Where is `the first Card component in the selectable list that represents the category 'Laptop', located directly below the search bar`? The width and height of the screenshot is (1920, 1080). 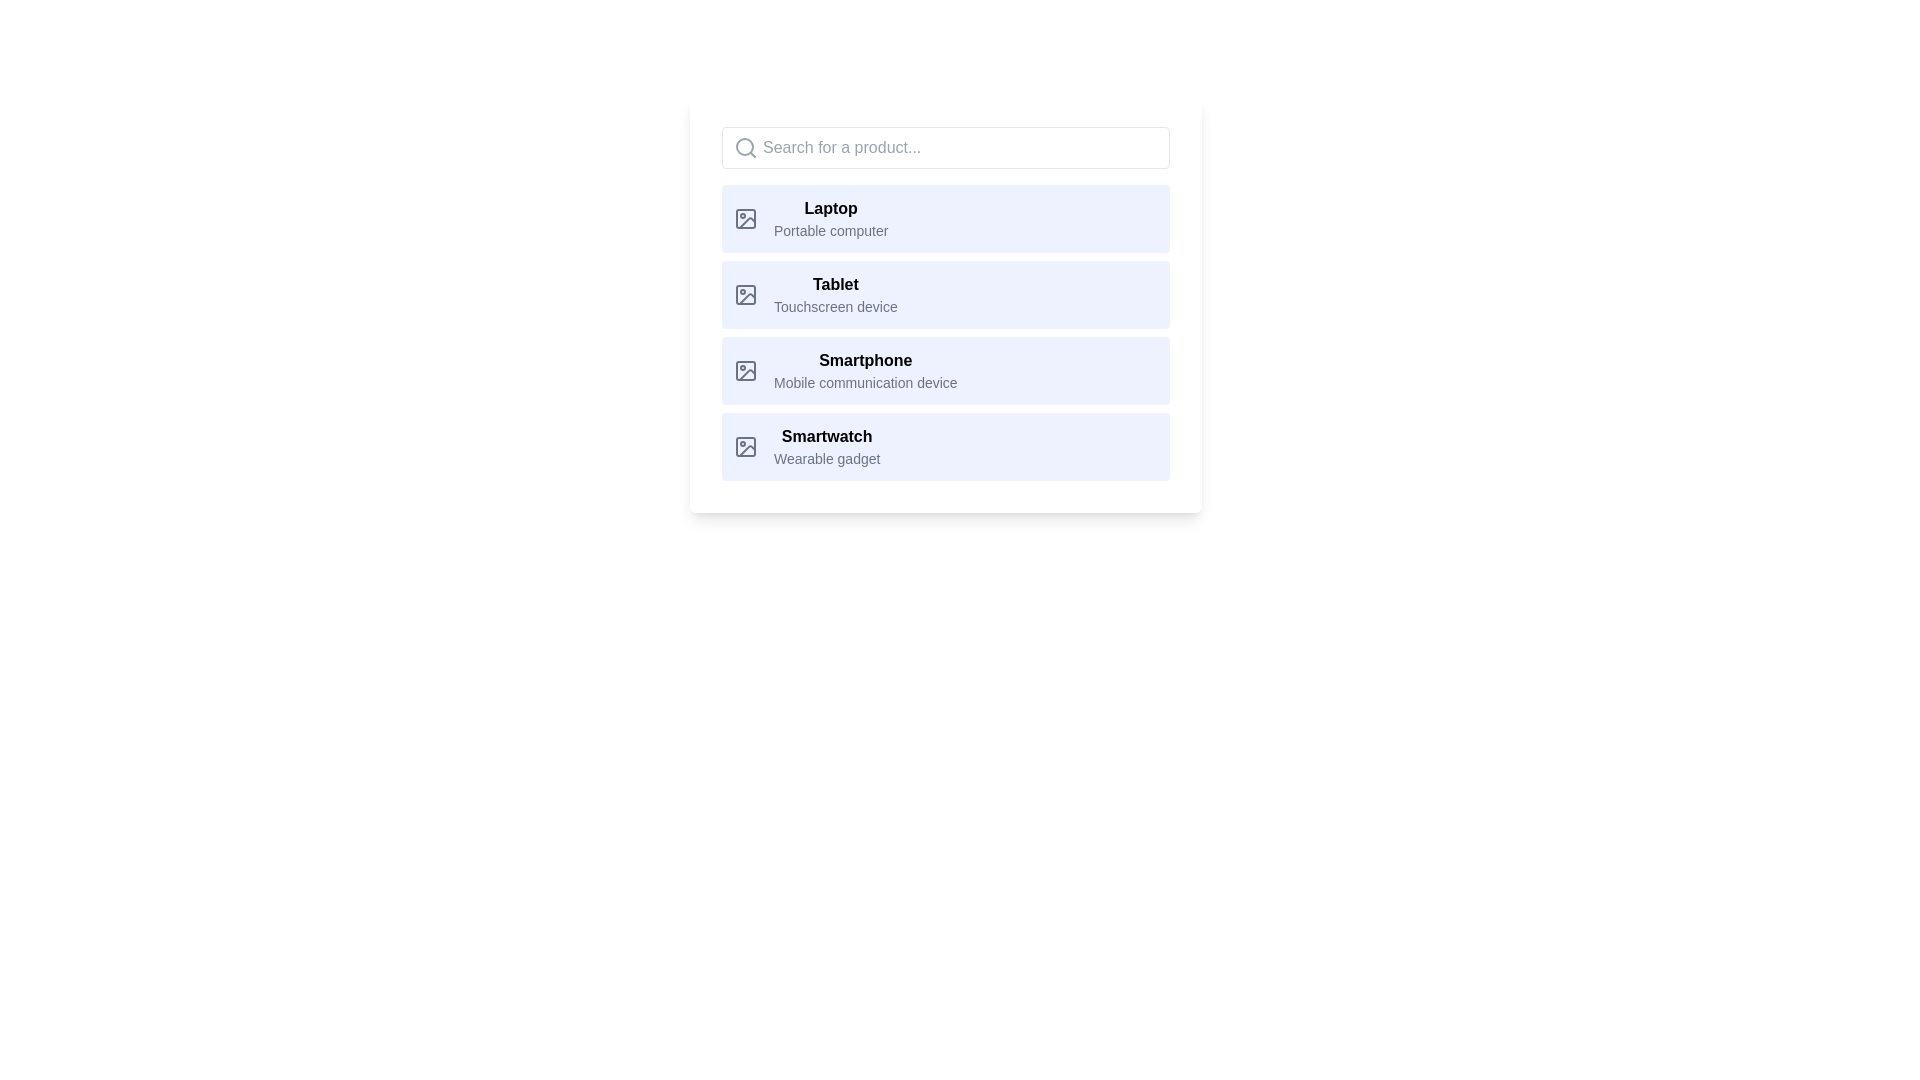 the first Card component in the selectable list that represents the category 'Laptop', located directly below the search bar is located at coordinates (944, 219).